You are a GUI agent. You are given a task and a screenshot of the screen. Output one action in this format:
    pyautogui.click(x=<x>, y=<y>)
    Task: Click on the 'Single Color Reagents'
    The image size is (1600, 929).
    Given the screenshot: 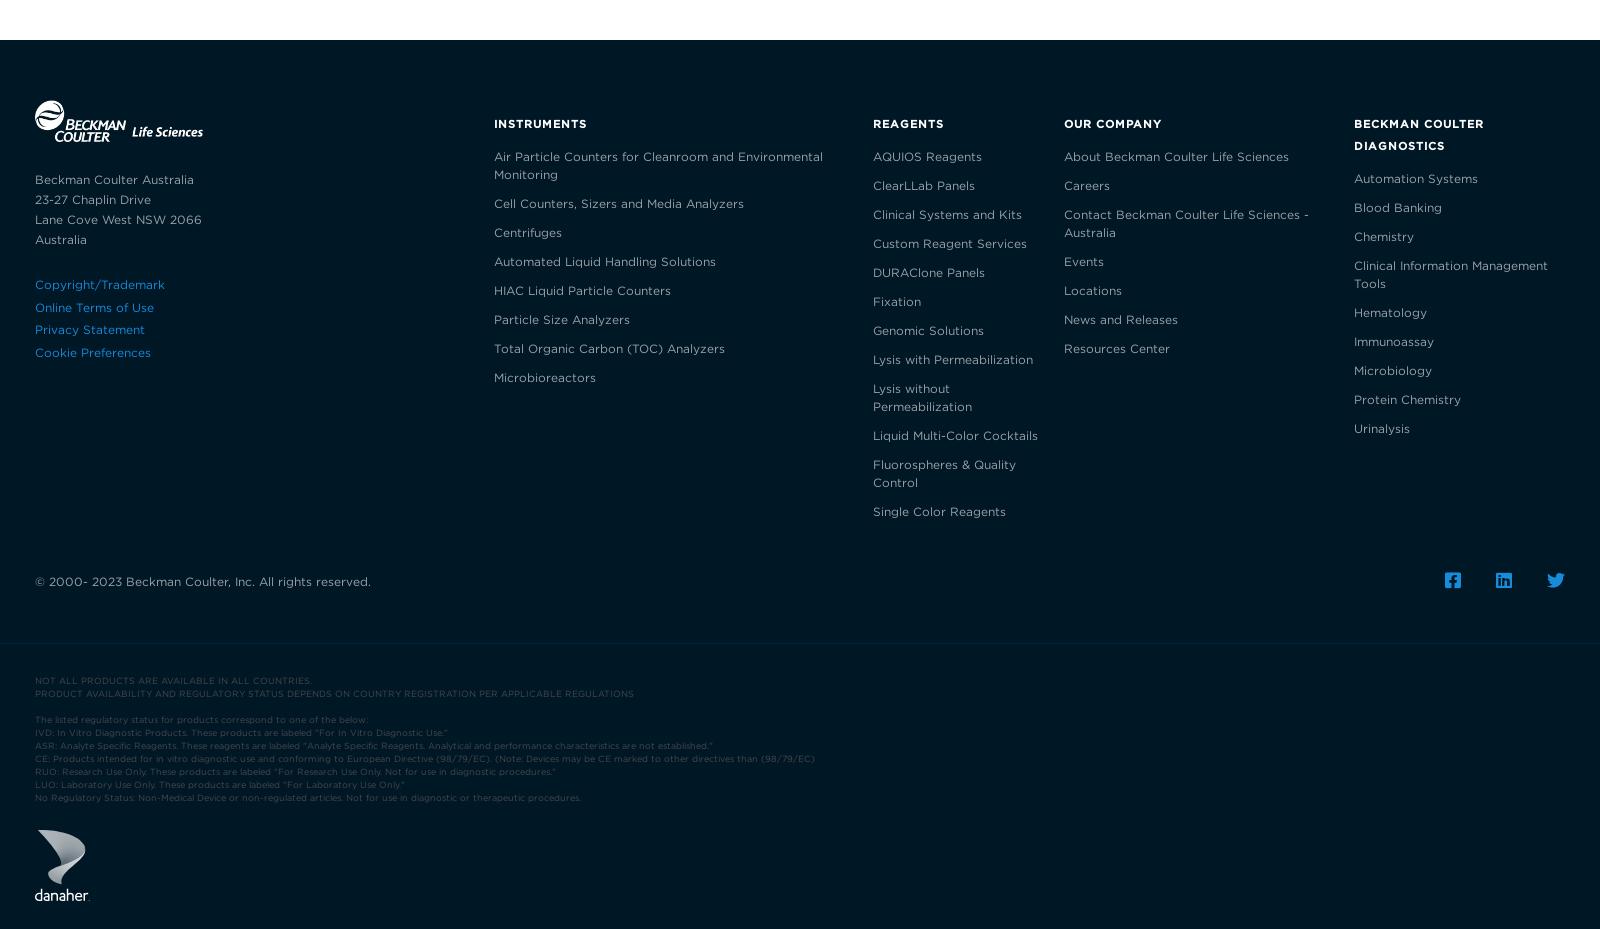 What is the action you would take?
    pyautogui.click(x=937, y=510)
    